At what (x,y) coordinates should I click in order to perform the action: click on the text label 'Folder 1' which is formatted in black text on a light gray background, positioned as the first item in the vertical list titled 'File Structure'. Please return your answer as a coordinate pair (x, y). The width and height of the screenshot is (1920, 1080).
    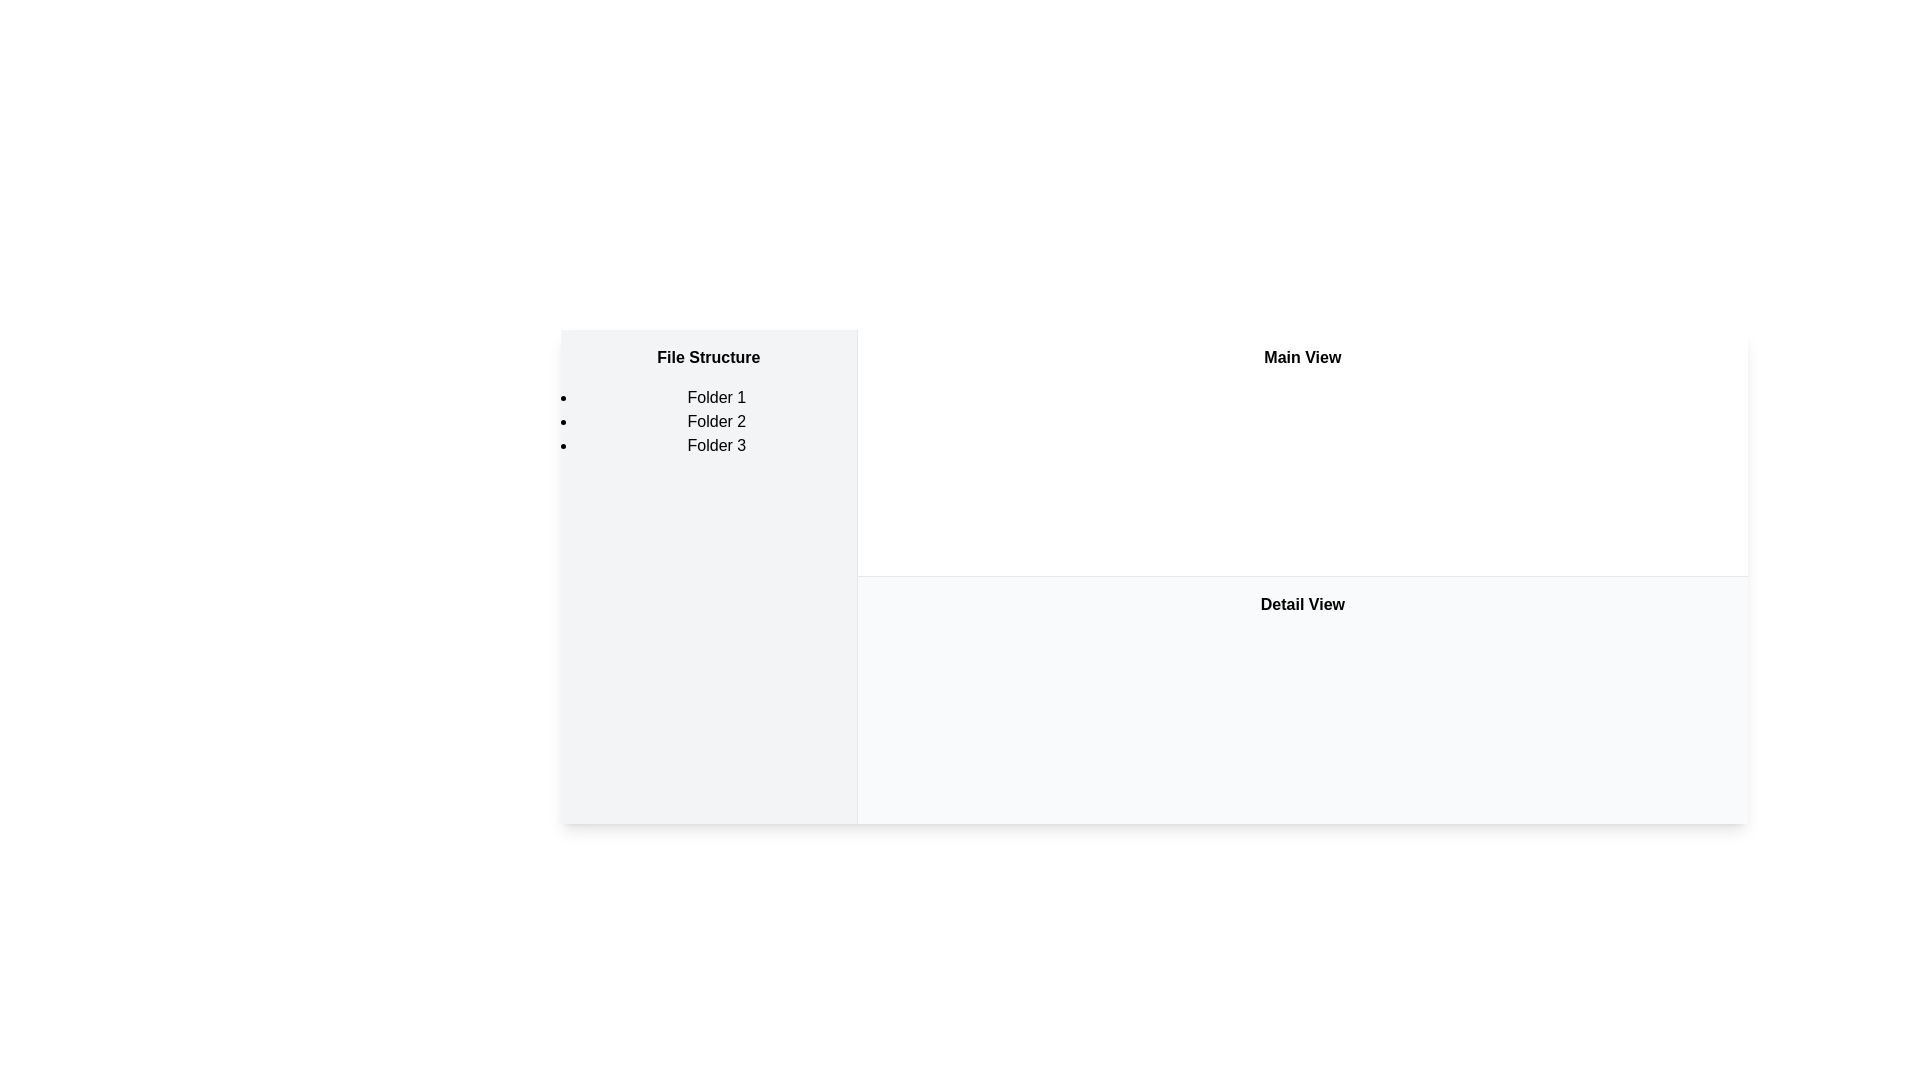
    Looking at the image, I should click on (716, 397).